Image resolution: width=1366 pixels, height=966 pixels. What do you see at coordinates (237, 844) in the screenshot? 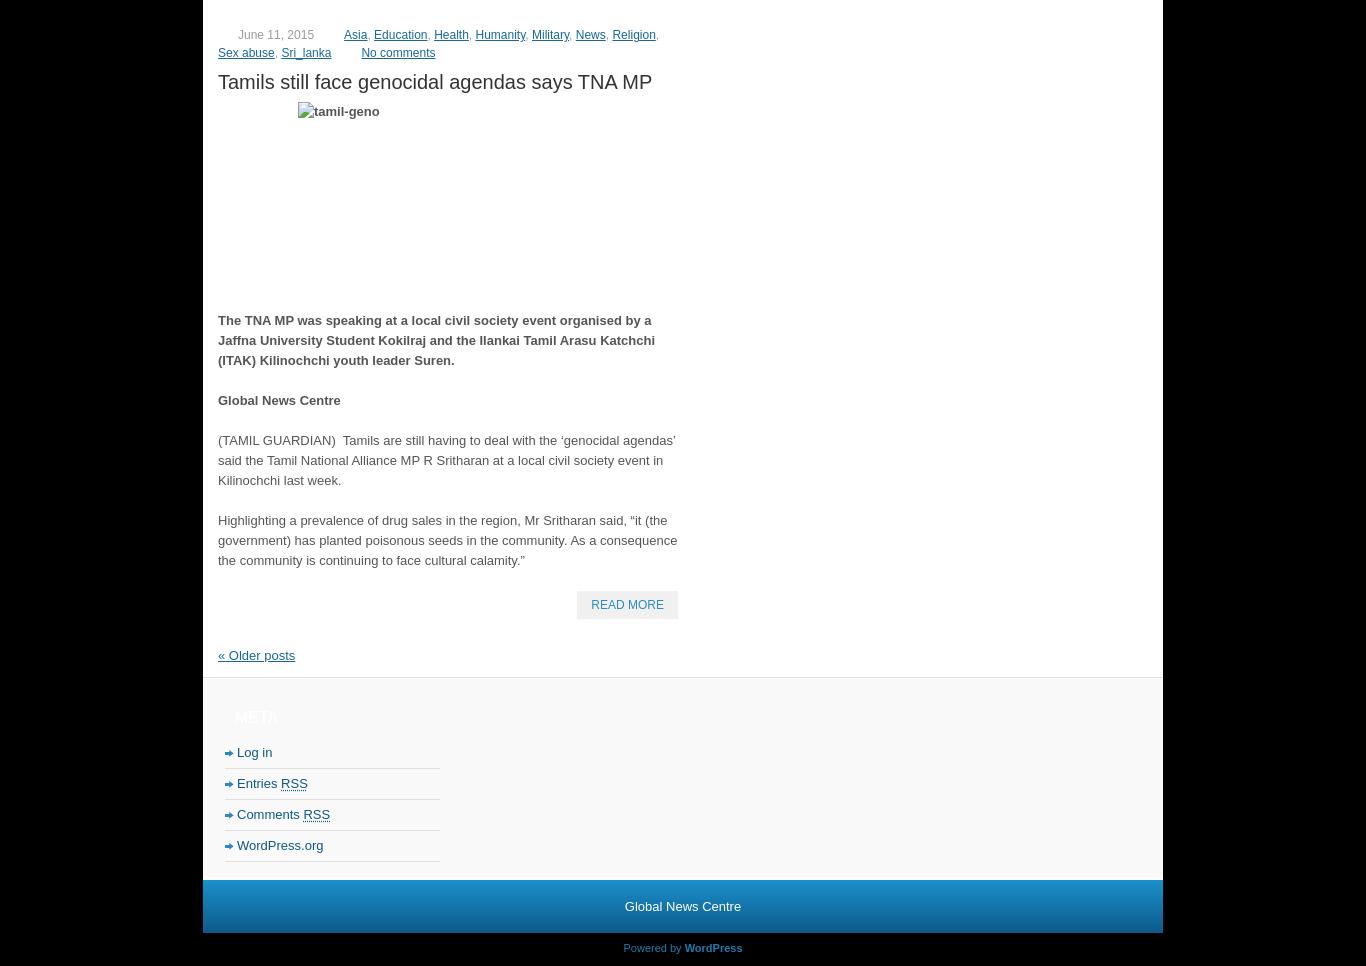
I see `'WordPress.org'` at bounding box center [237, 844].